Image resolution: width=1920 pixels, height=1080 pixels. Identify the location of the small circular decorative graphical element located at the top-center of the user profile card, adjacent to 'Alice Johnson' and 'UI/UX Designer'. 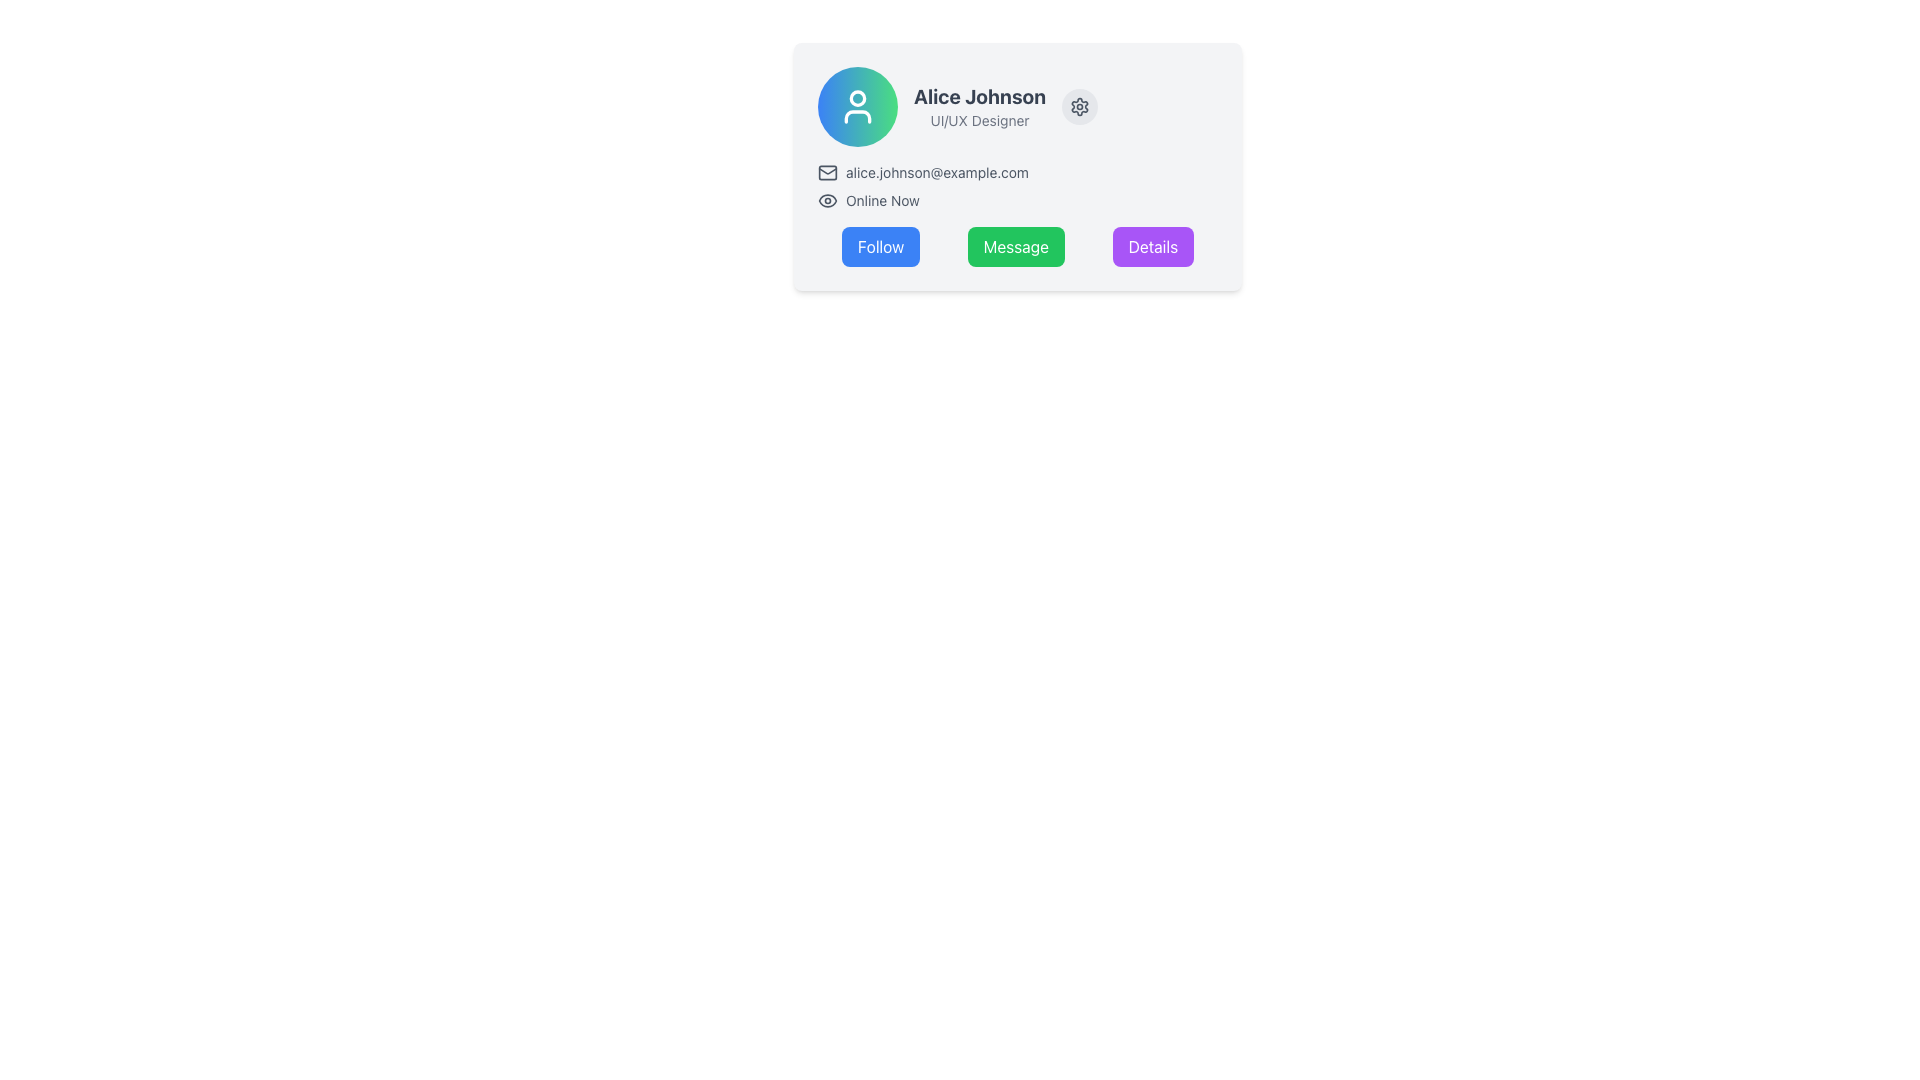
(858, 97).